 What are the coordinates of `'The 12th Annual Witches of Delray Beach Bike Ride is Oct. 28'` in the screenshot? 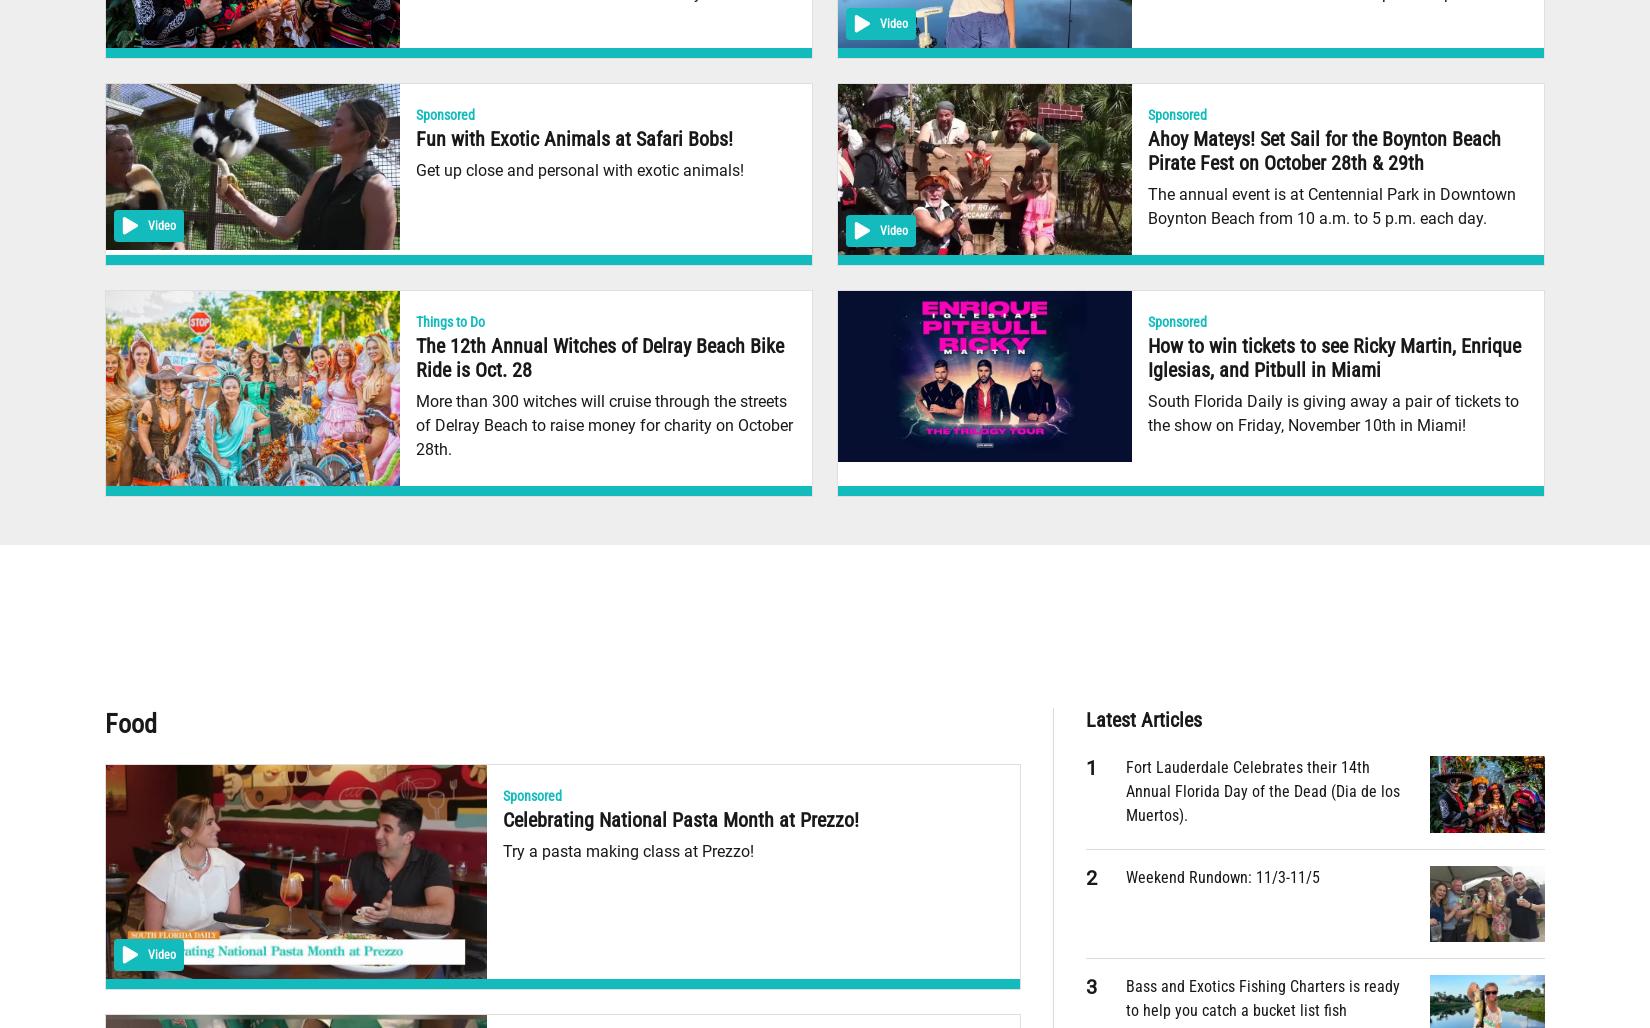 It's located at (598, 356).